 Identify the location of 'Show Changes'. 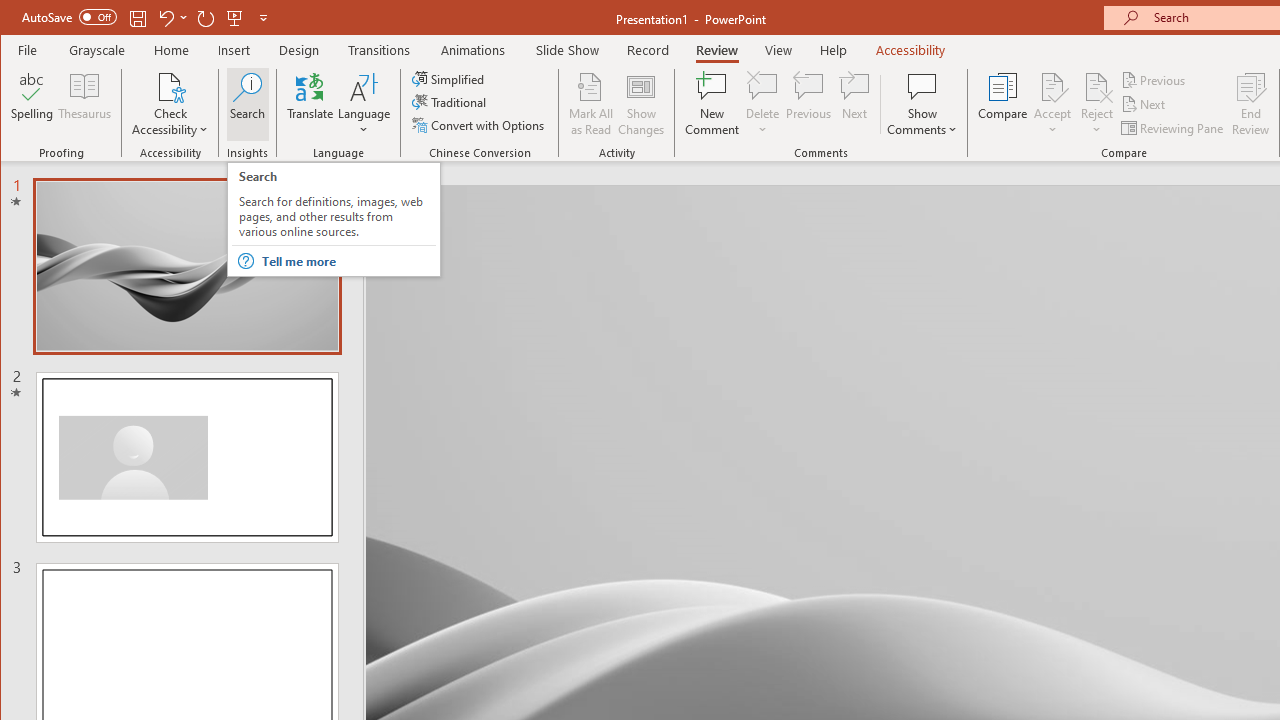
(641, 104).